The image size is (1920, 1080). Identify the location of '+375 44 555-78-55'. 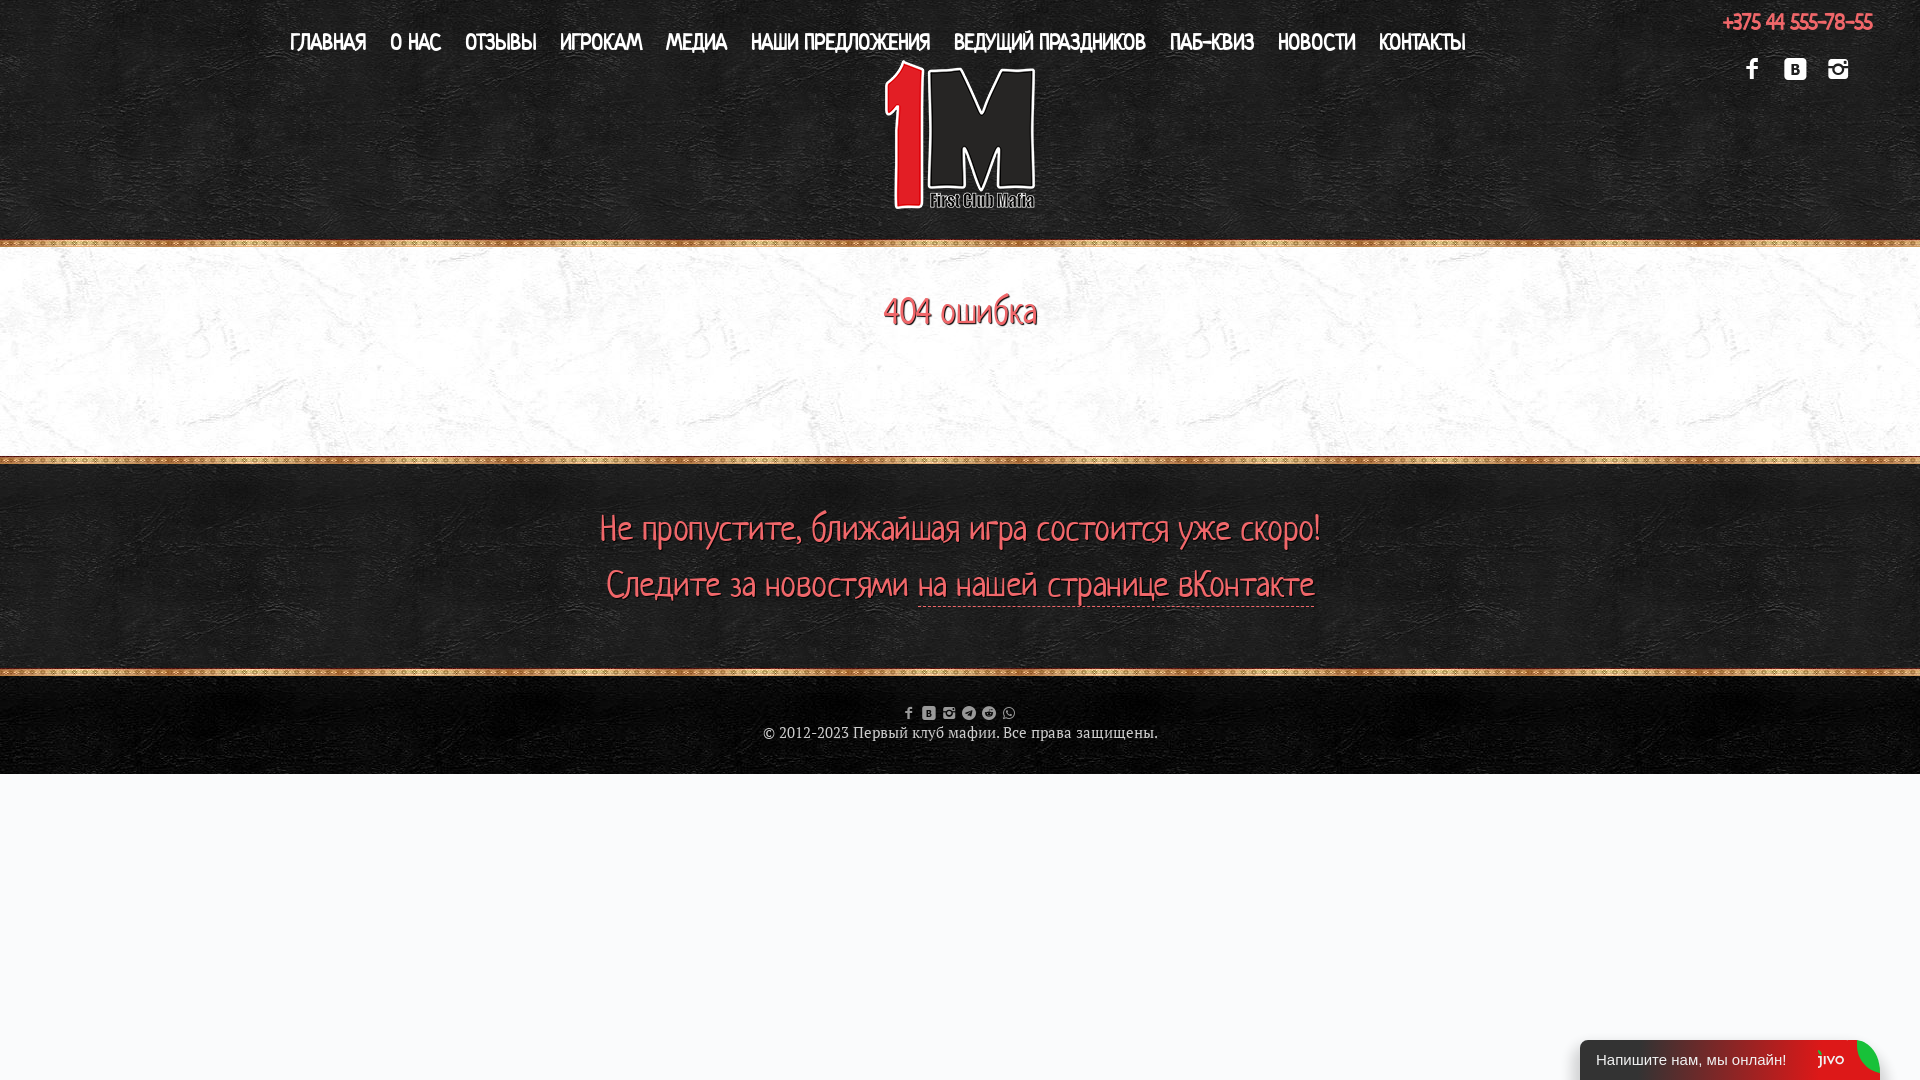
(1797, 22).